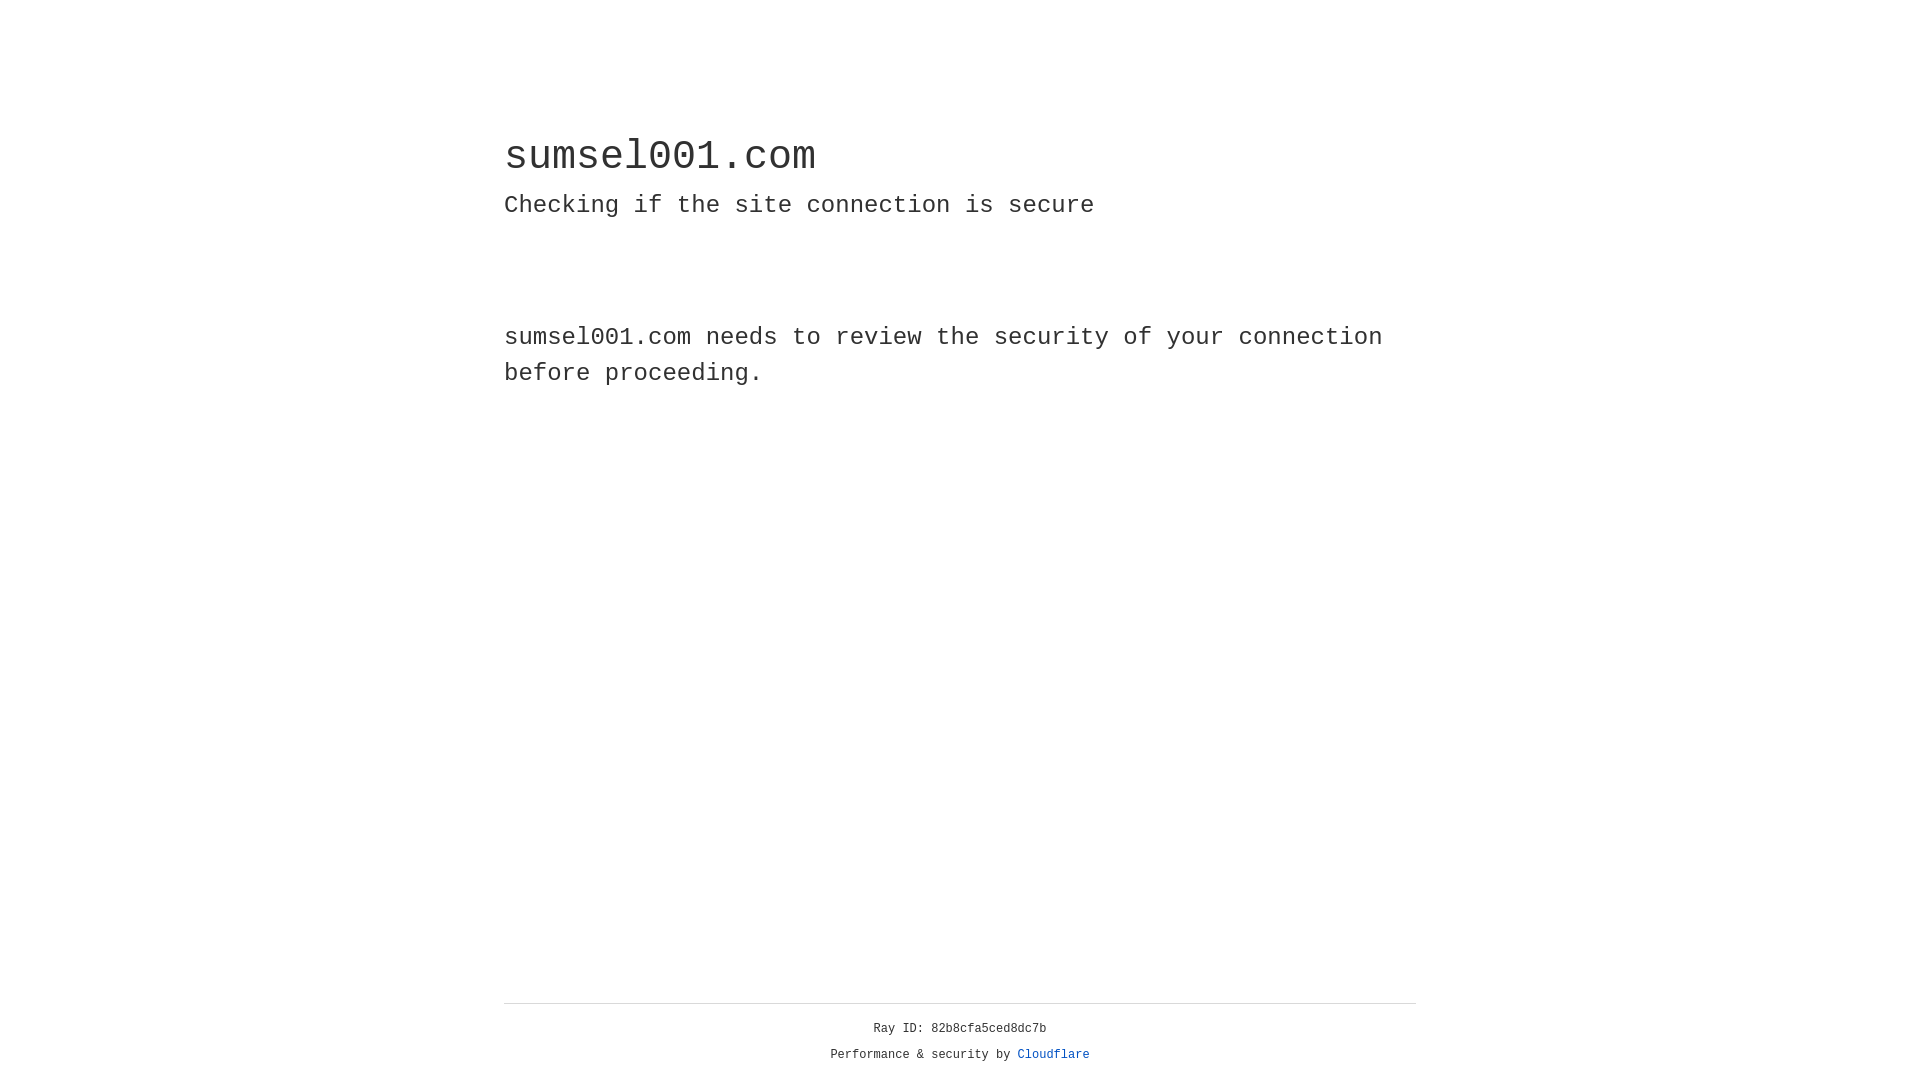 The width and height of the screenshot is (1920, 1080). I want to click on 'Cloudflare', so click(1053, 1054).